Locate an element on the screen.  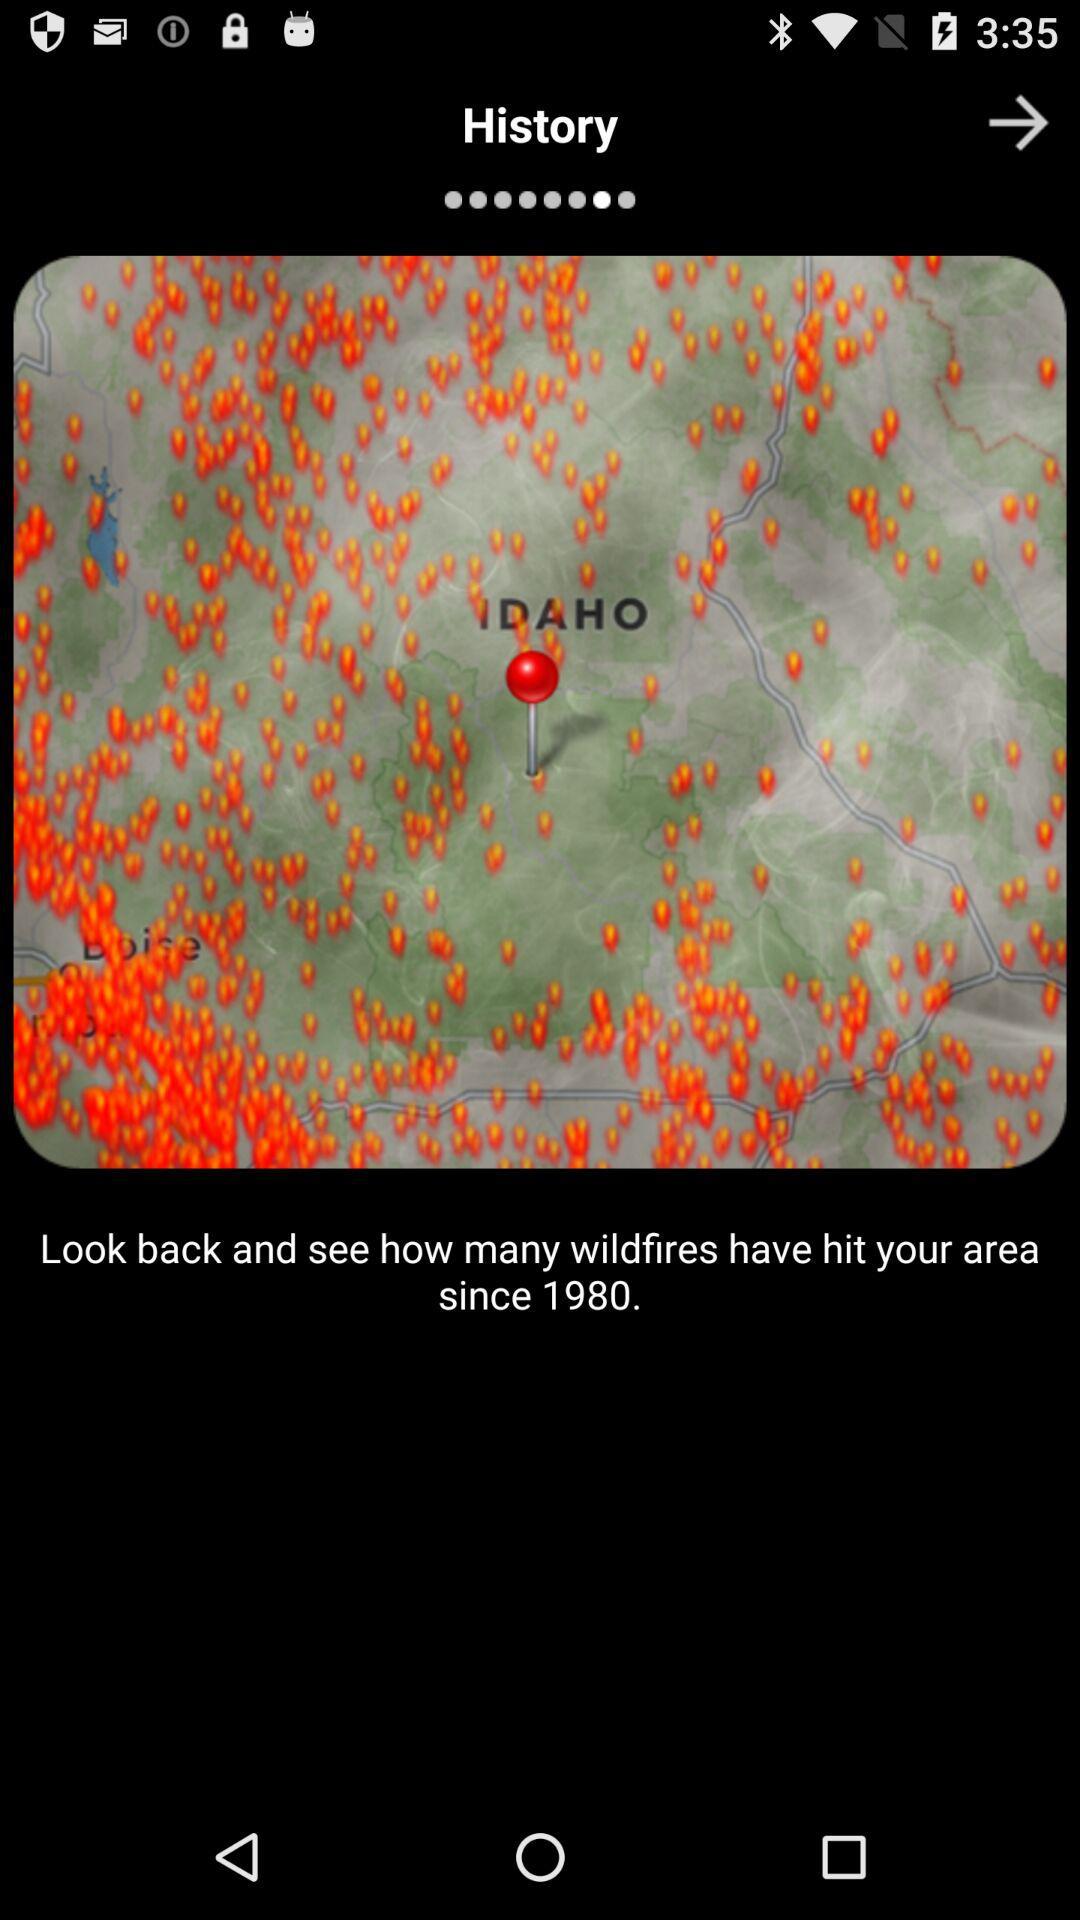
go forward is located at coordinates (1018, 121).